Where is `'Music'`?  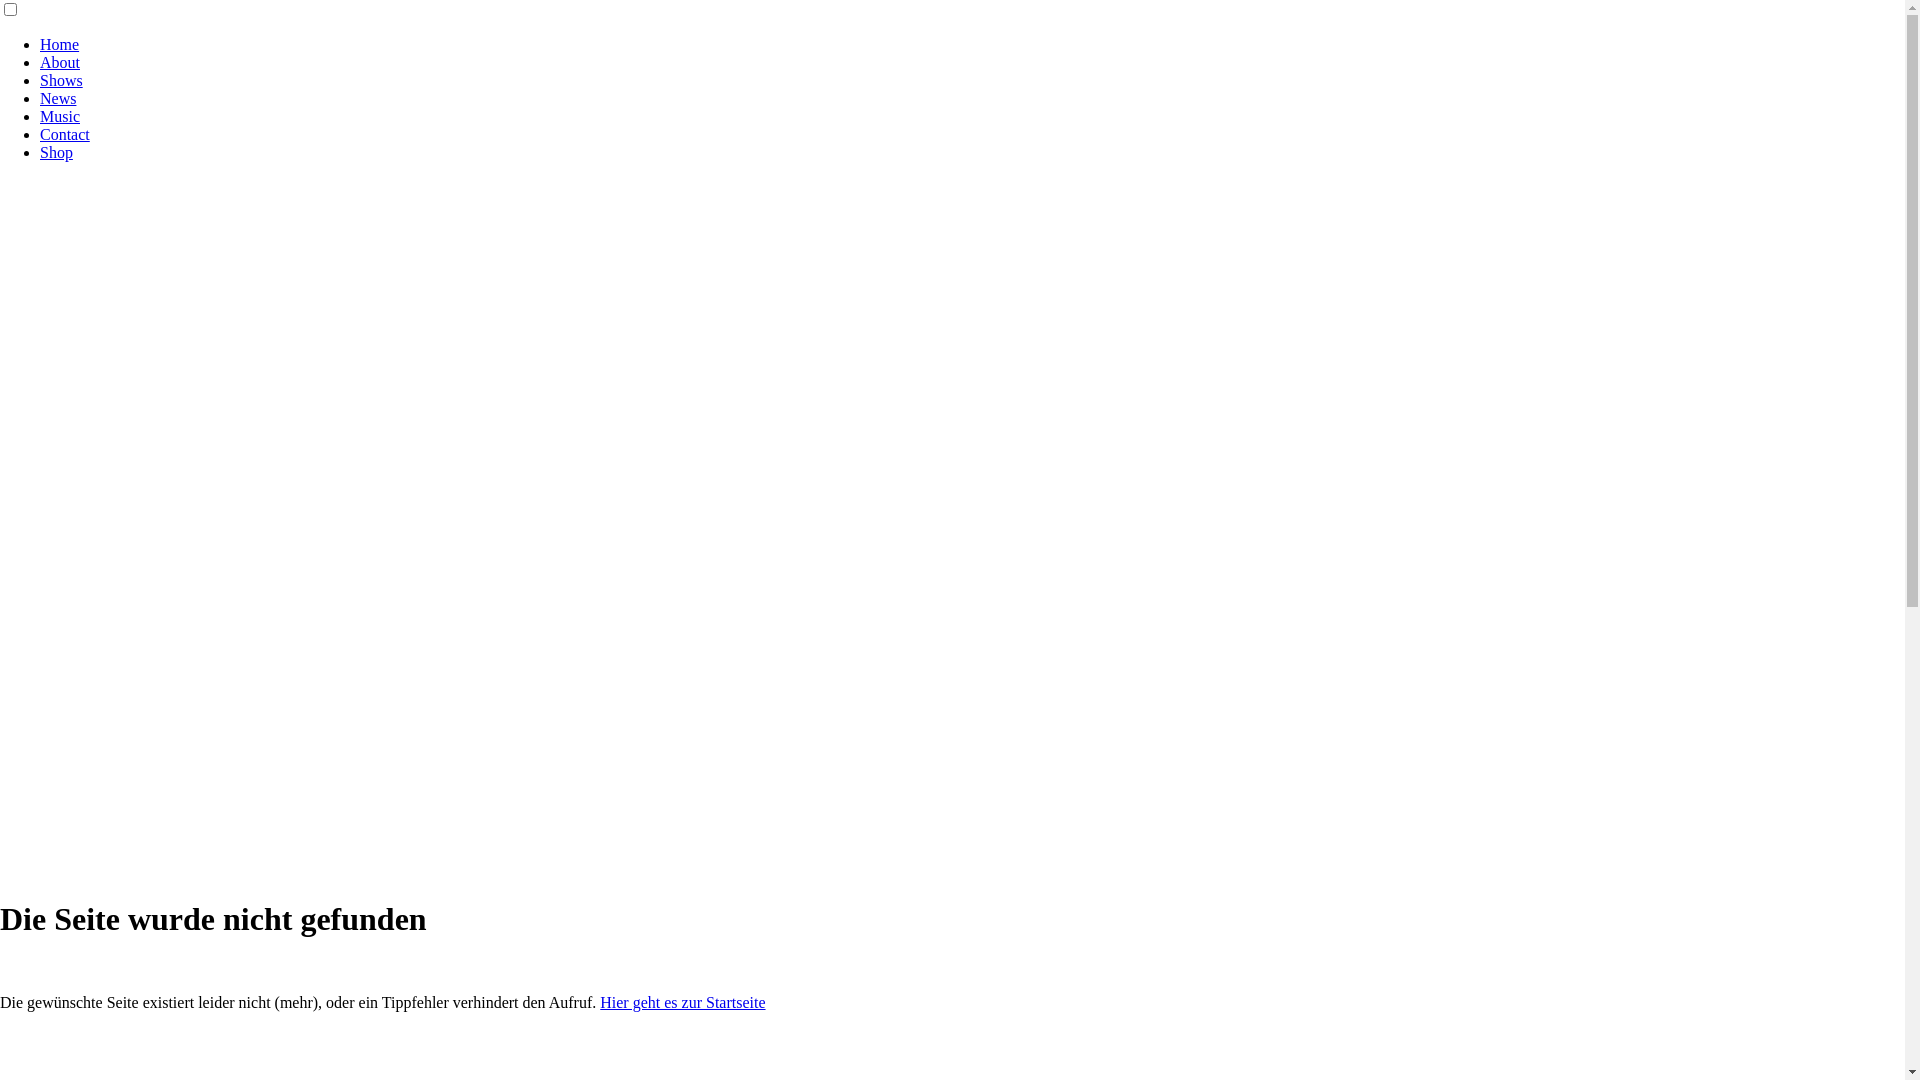
'Music' is located at coordinates (59, 116).